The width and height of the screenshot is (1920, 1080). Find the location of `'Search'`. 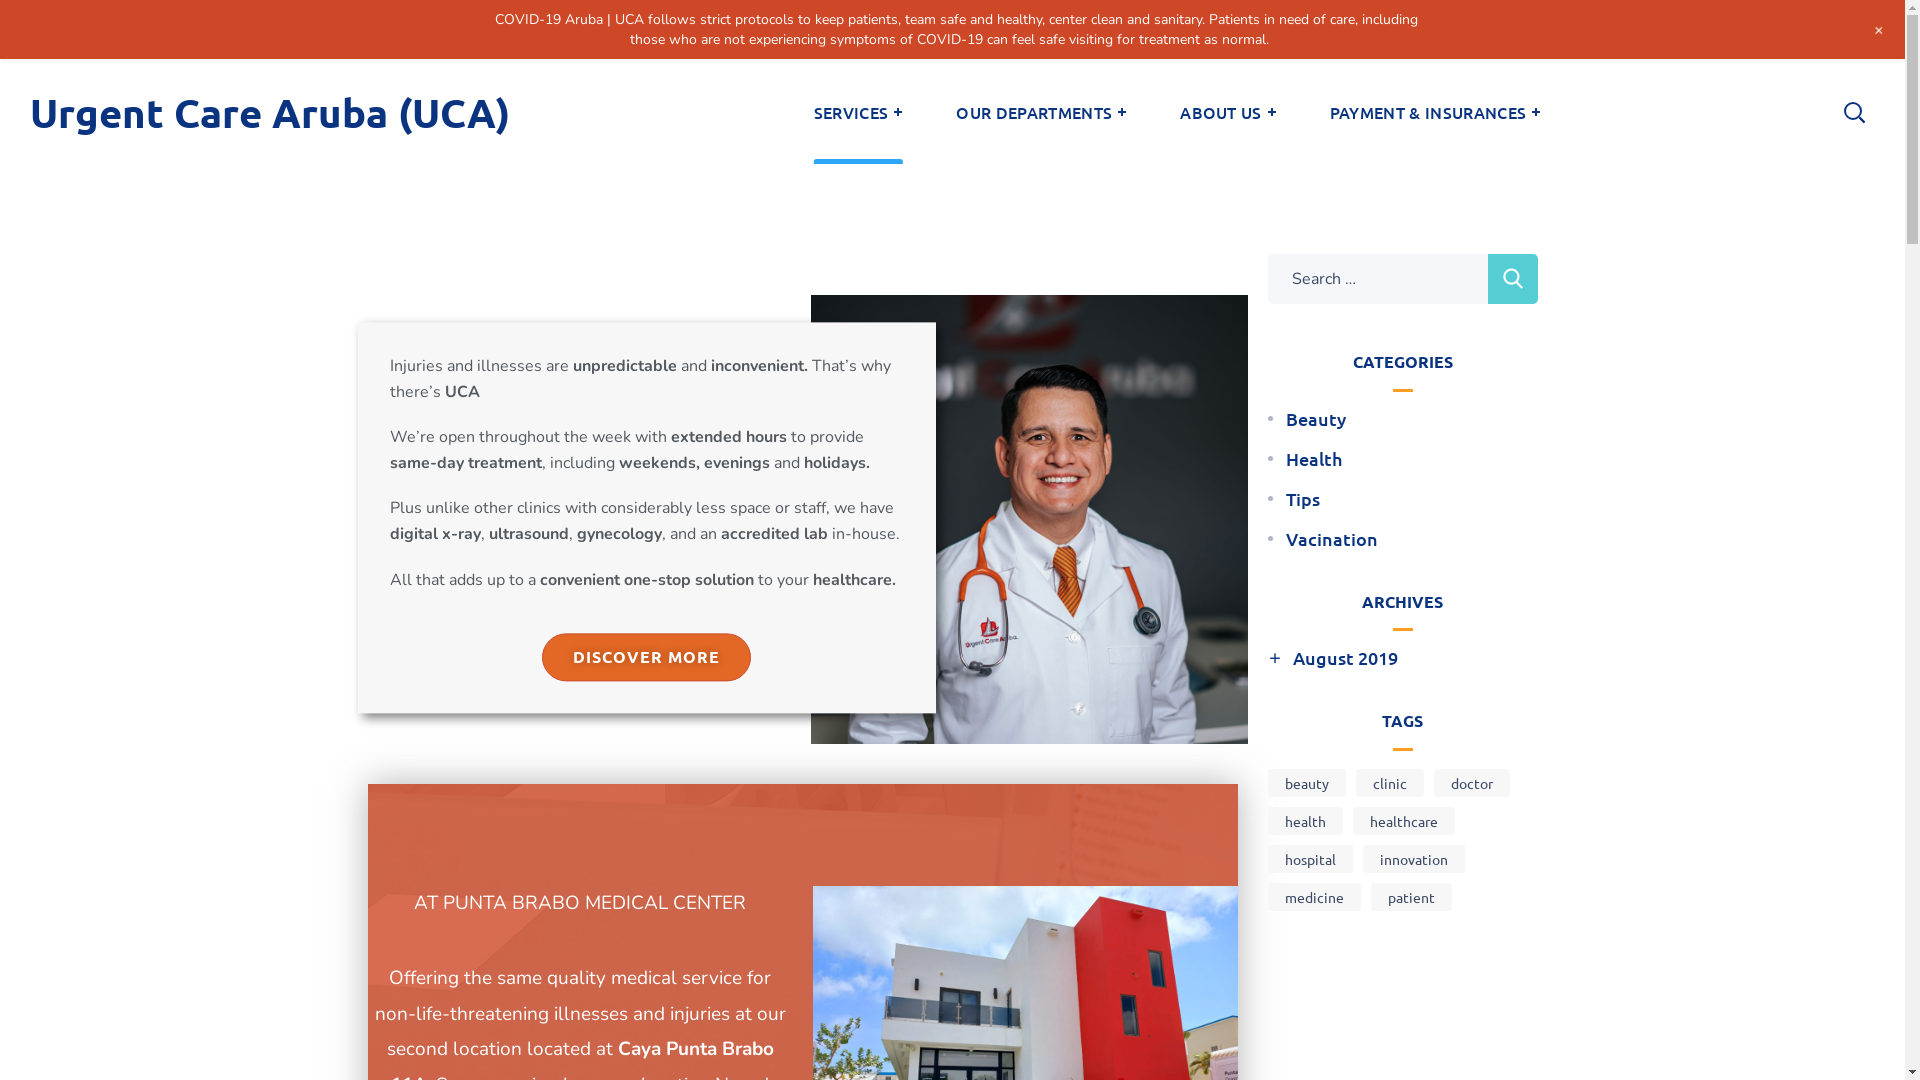

'Search' is located at coordinates (1512, 278).